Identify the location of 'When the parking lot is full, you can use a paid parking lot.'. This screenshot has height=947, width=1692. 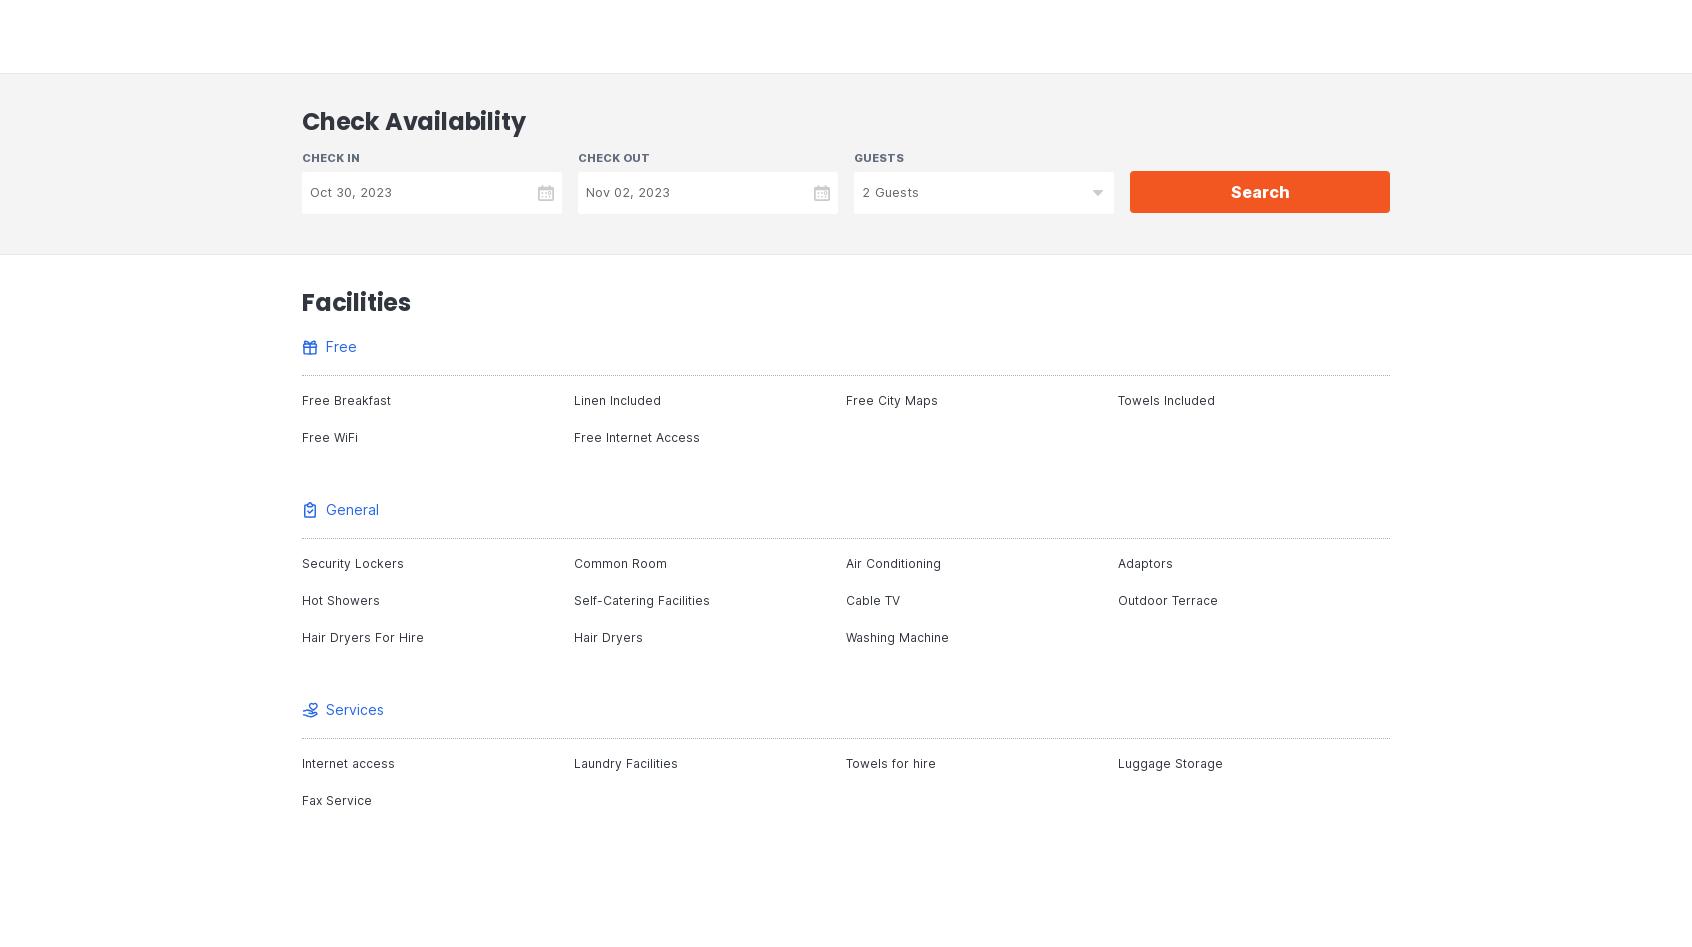
(589, 410).